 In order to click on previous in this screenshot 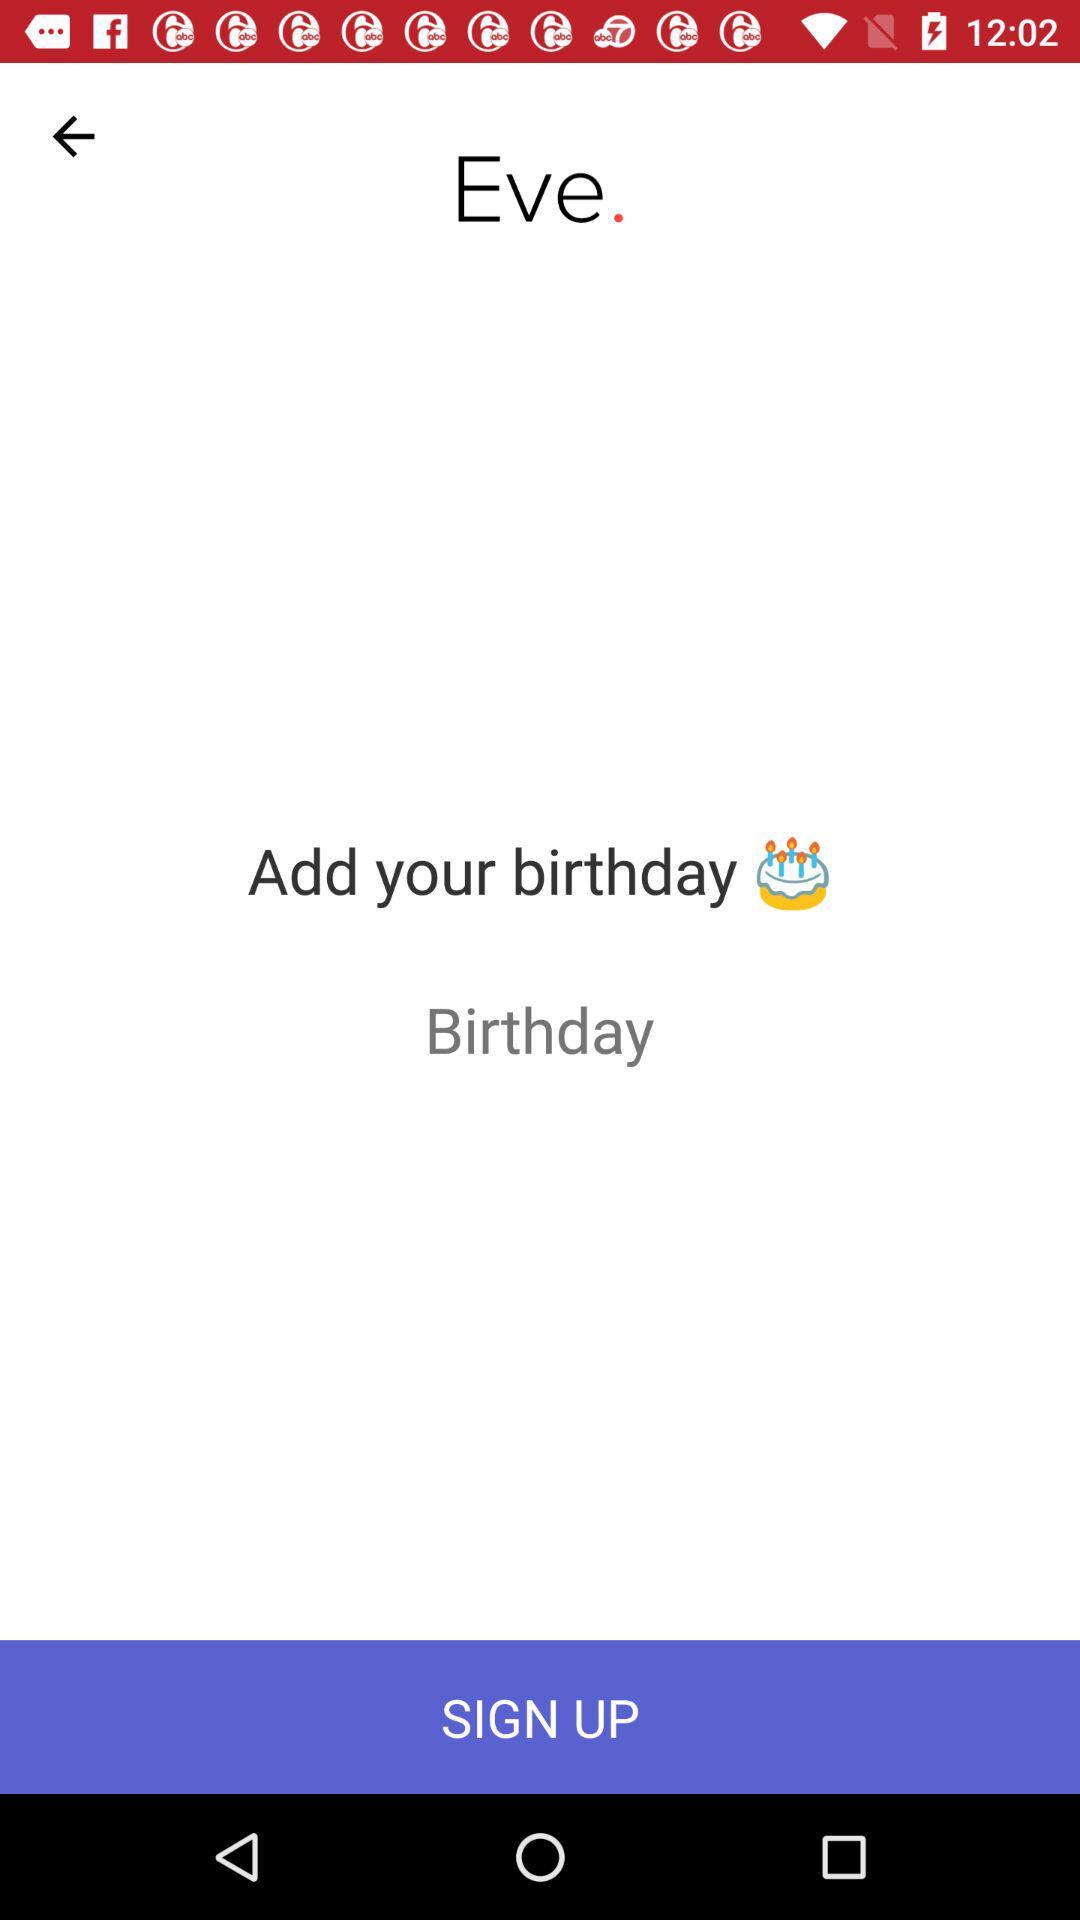, I will do `click(72, 135)`.